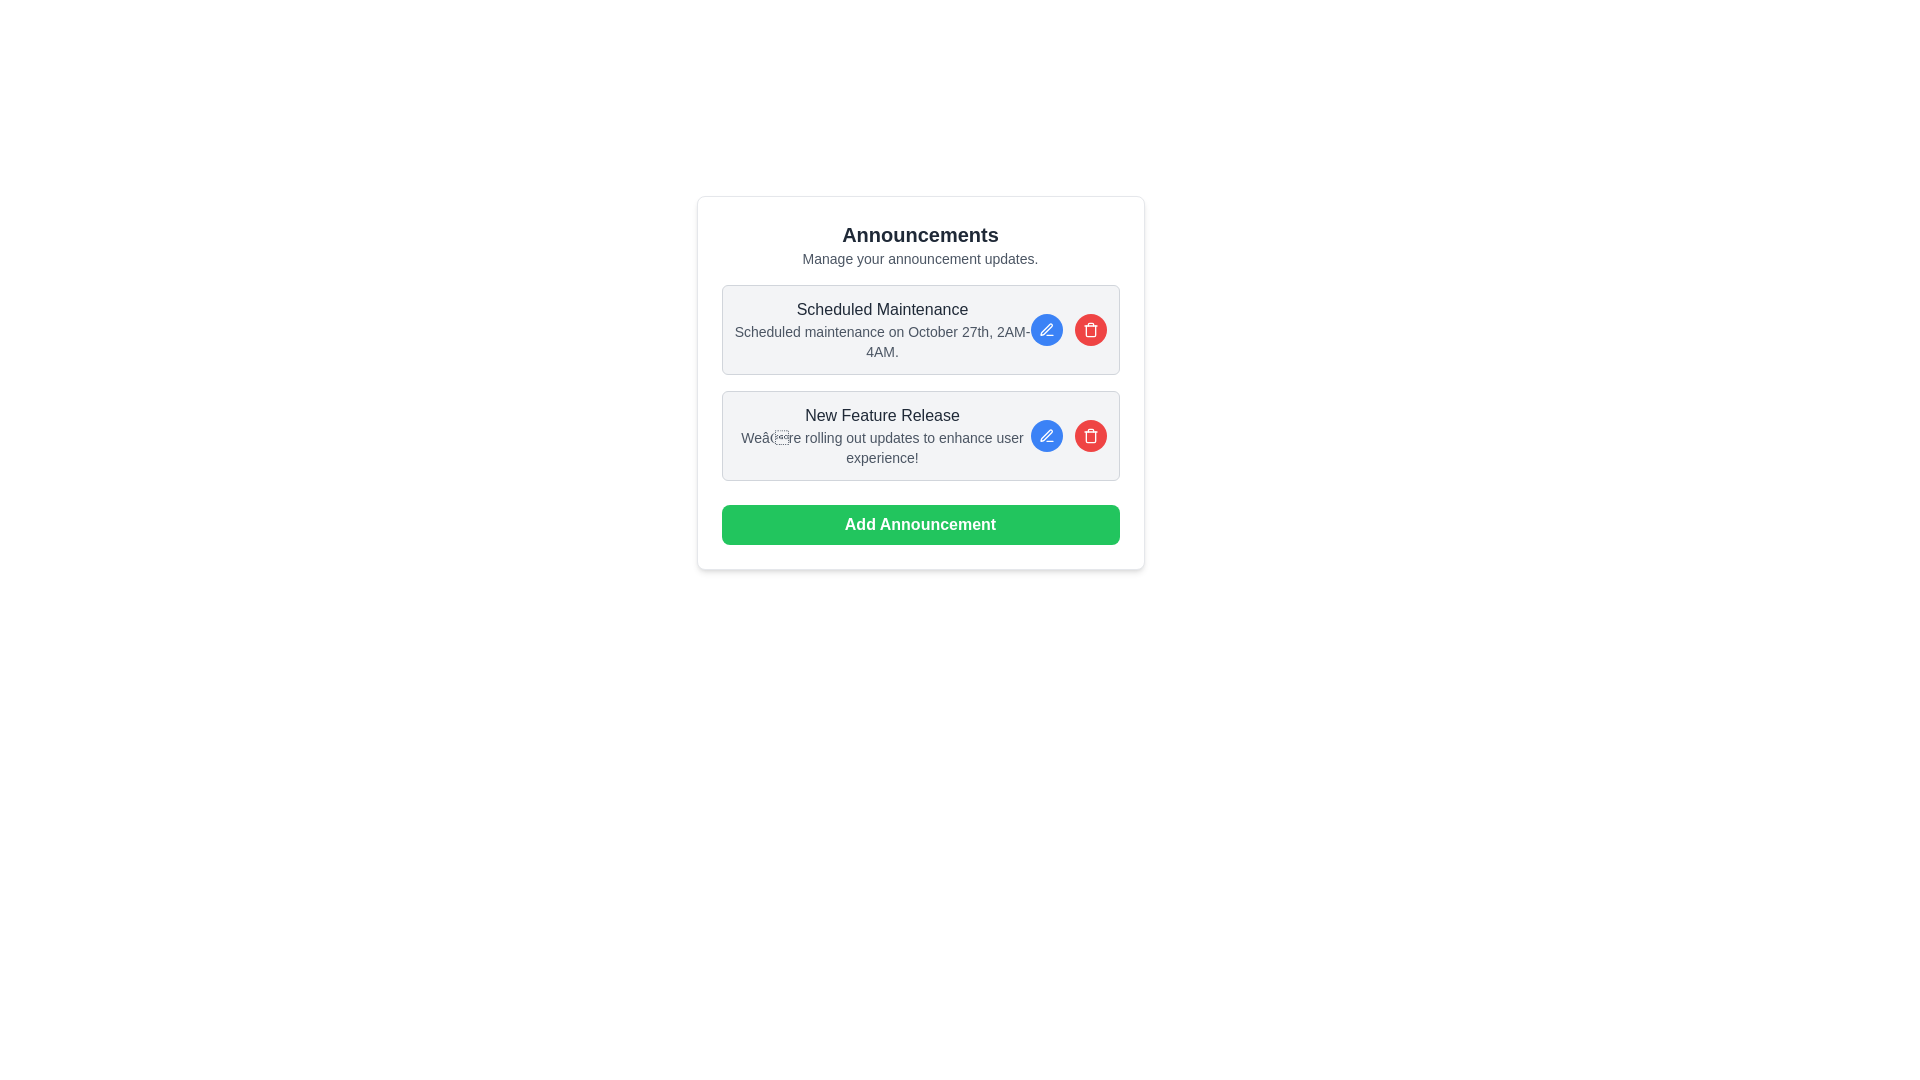  I want to click on text of the Text Label element displaying 'New Feature Release', which is bold and grayish-black, located under the 'Announcements' heading, so click(881, 415).